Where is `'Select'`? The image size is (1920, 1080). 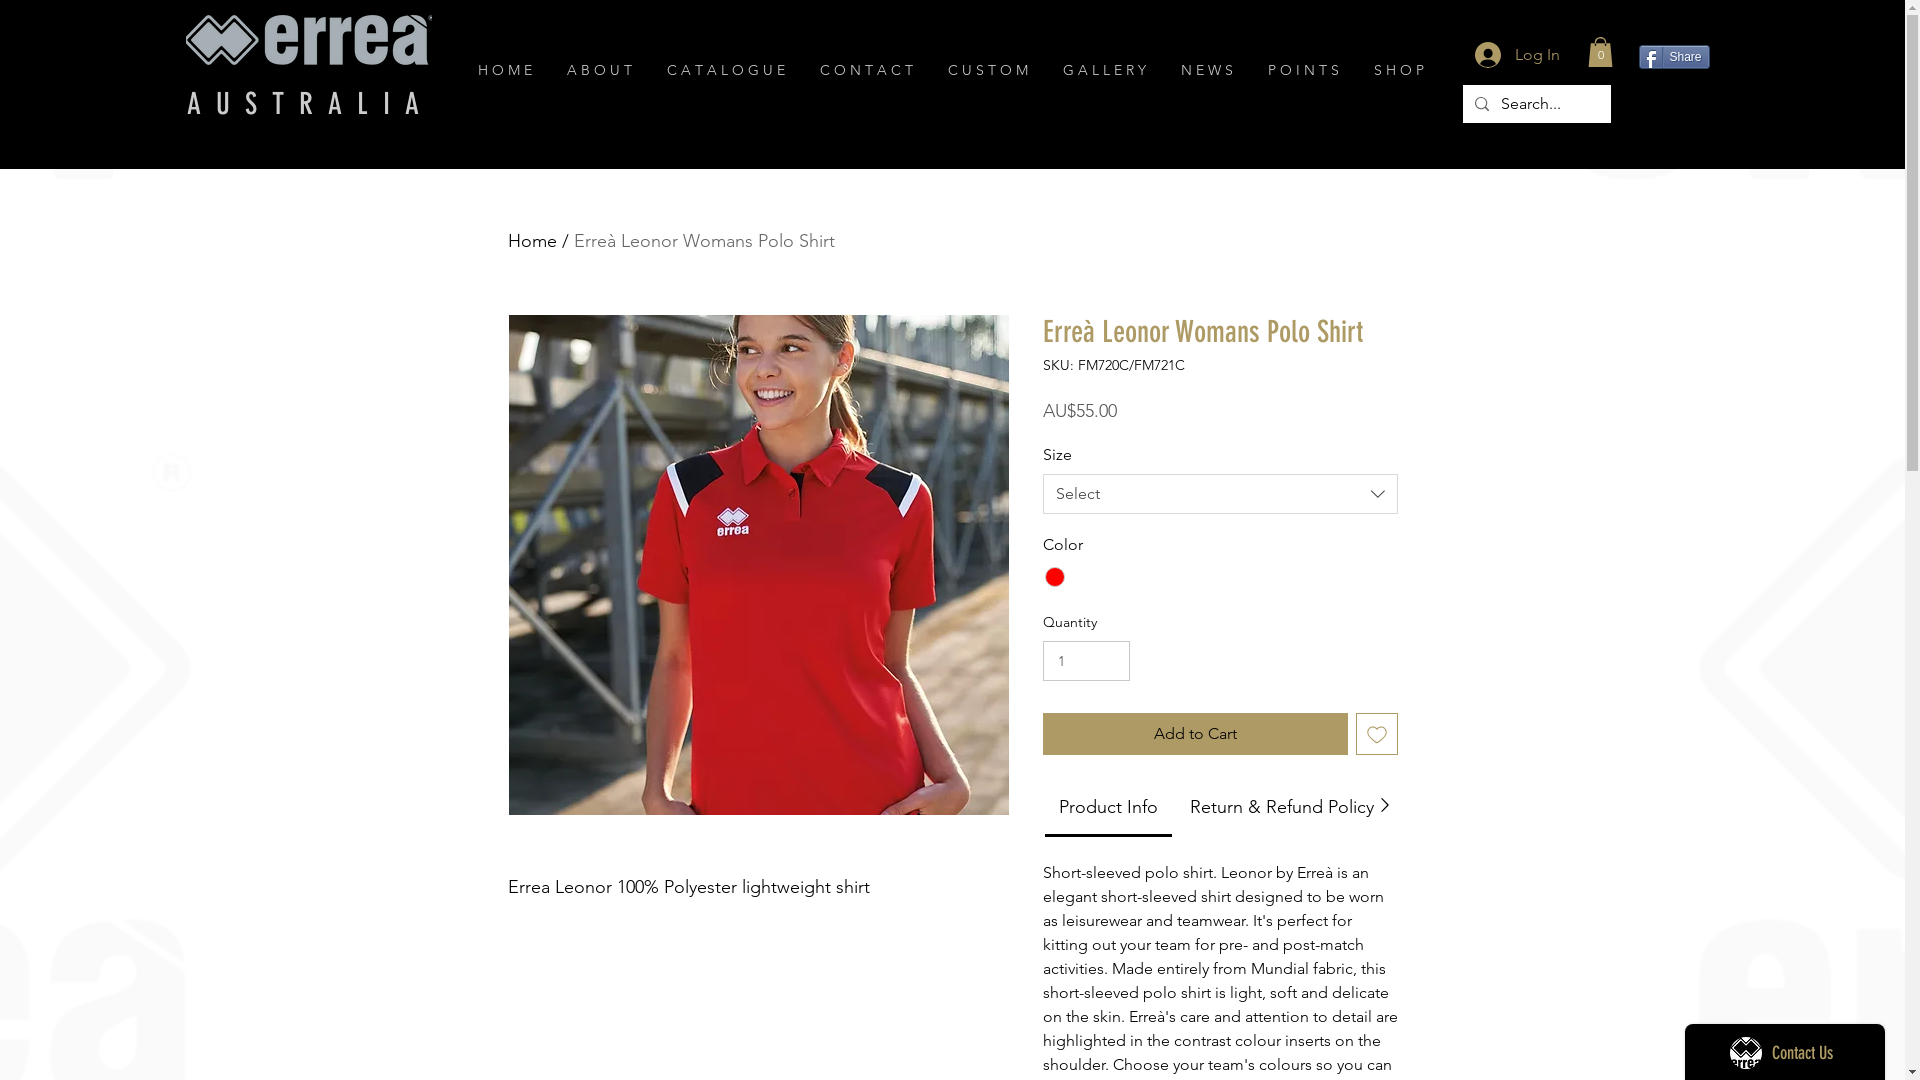
'Select' is located at coordinates (1218, 493).